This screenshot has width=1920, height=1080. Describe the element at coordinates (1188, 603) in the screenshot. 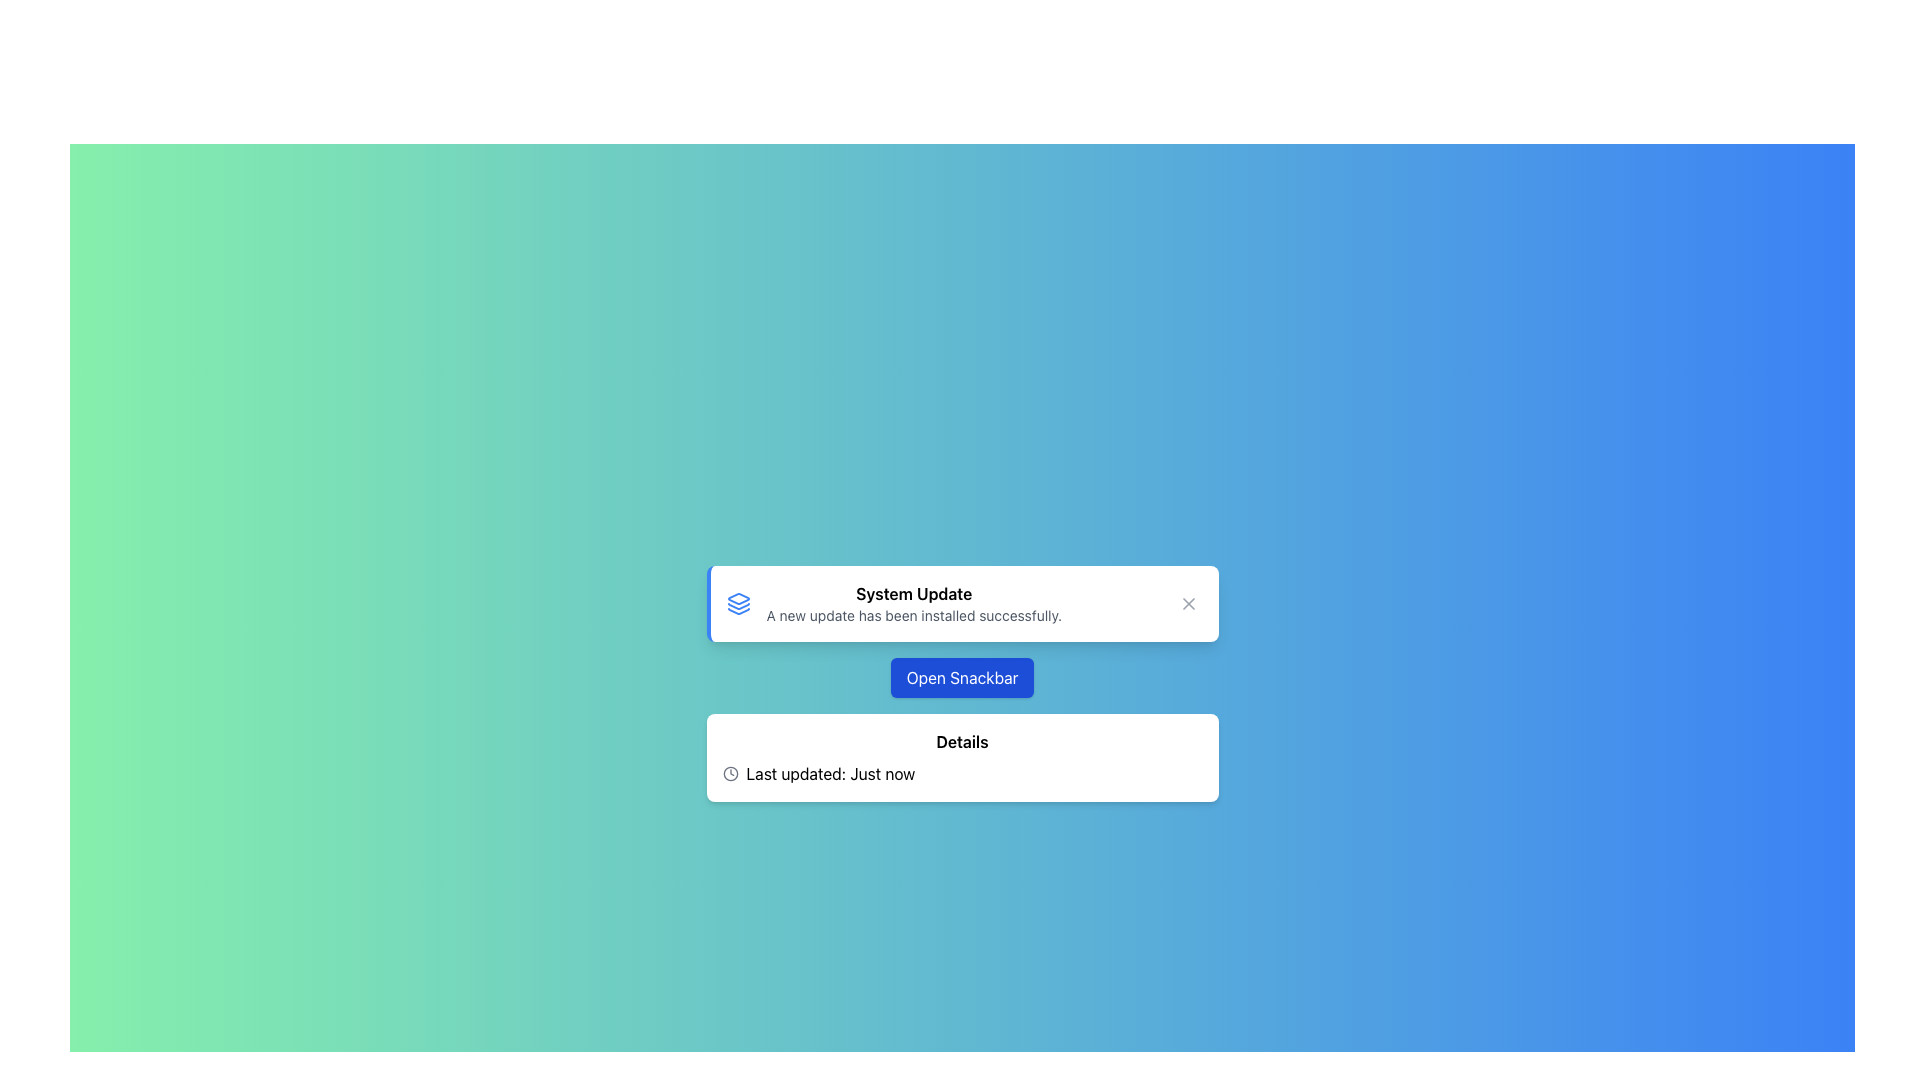

I see `the close icon located in the top-right corner of the 'System Update' notification box` at that location.